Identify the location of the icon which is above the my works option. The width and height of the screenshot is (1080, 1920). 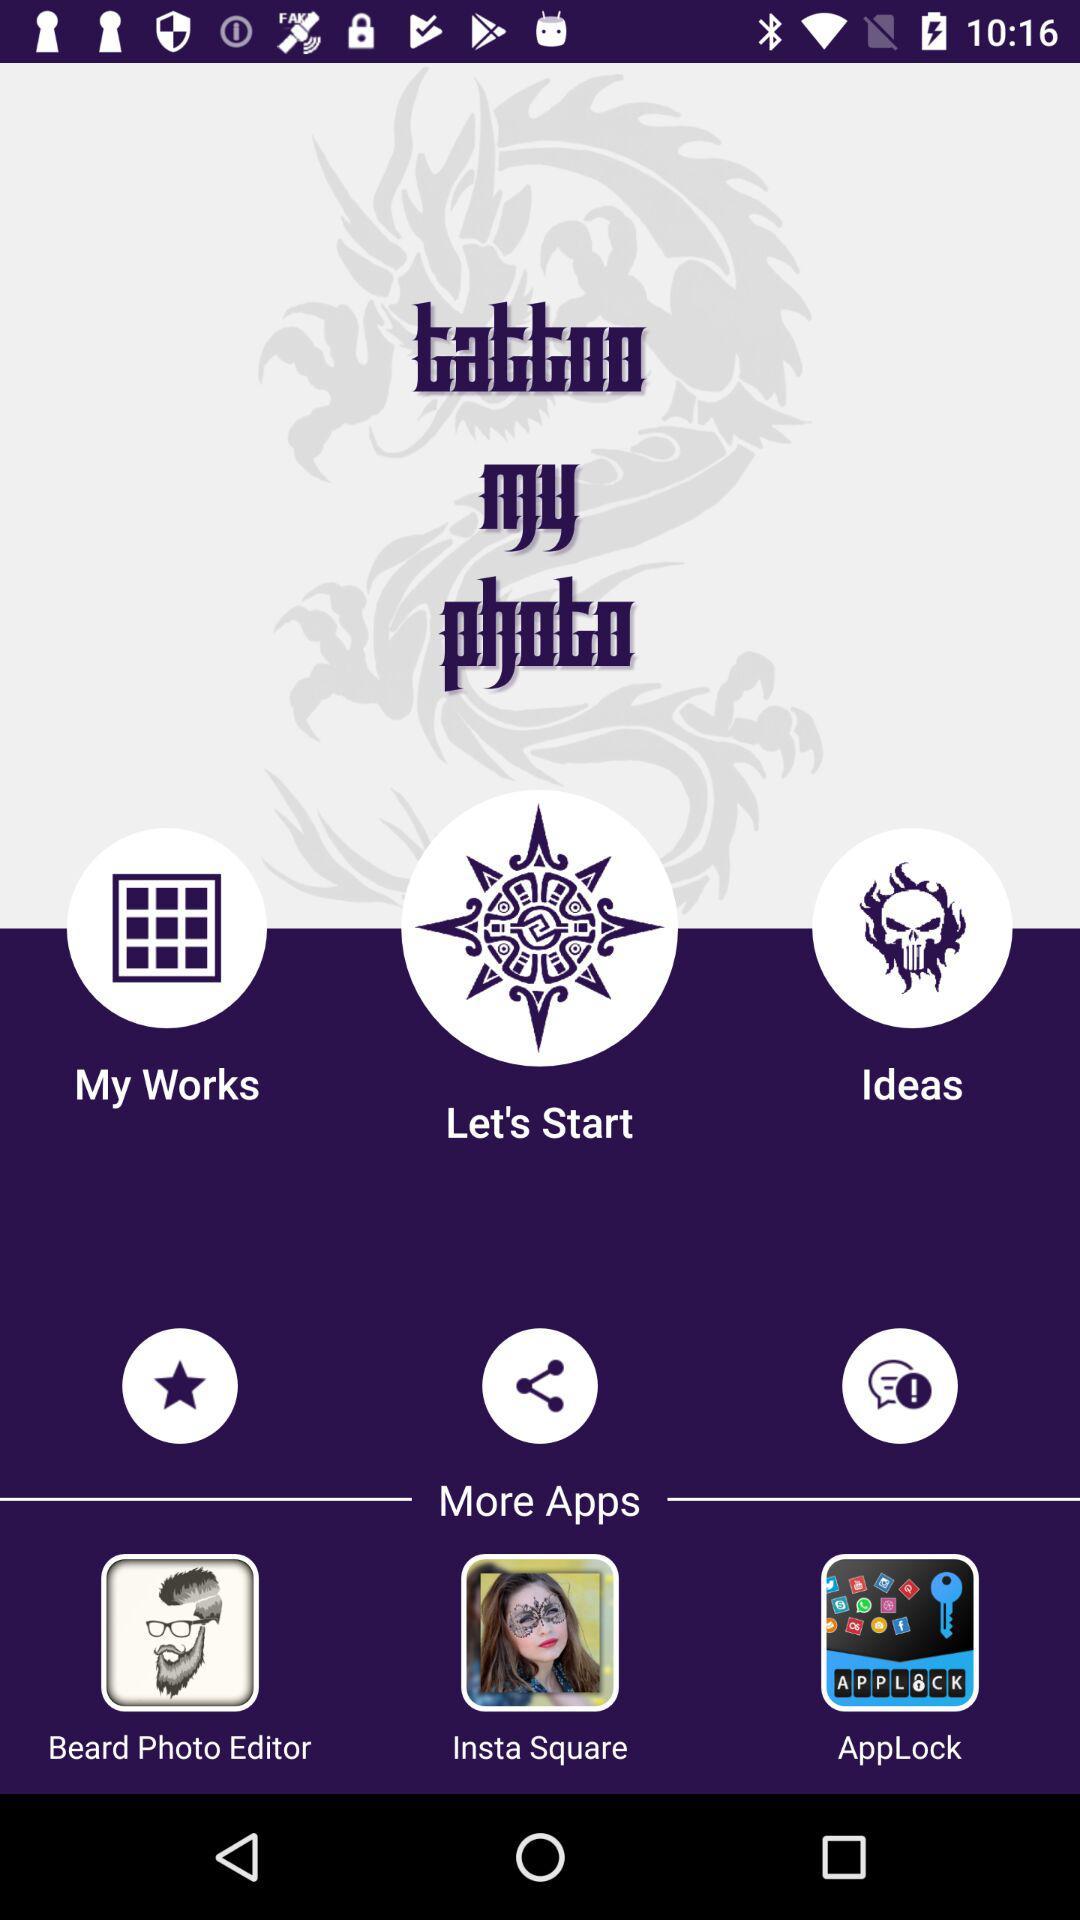
(165, 926).